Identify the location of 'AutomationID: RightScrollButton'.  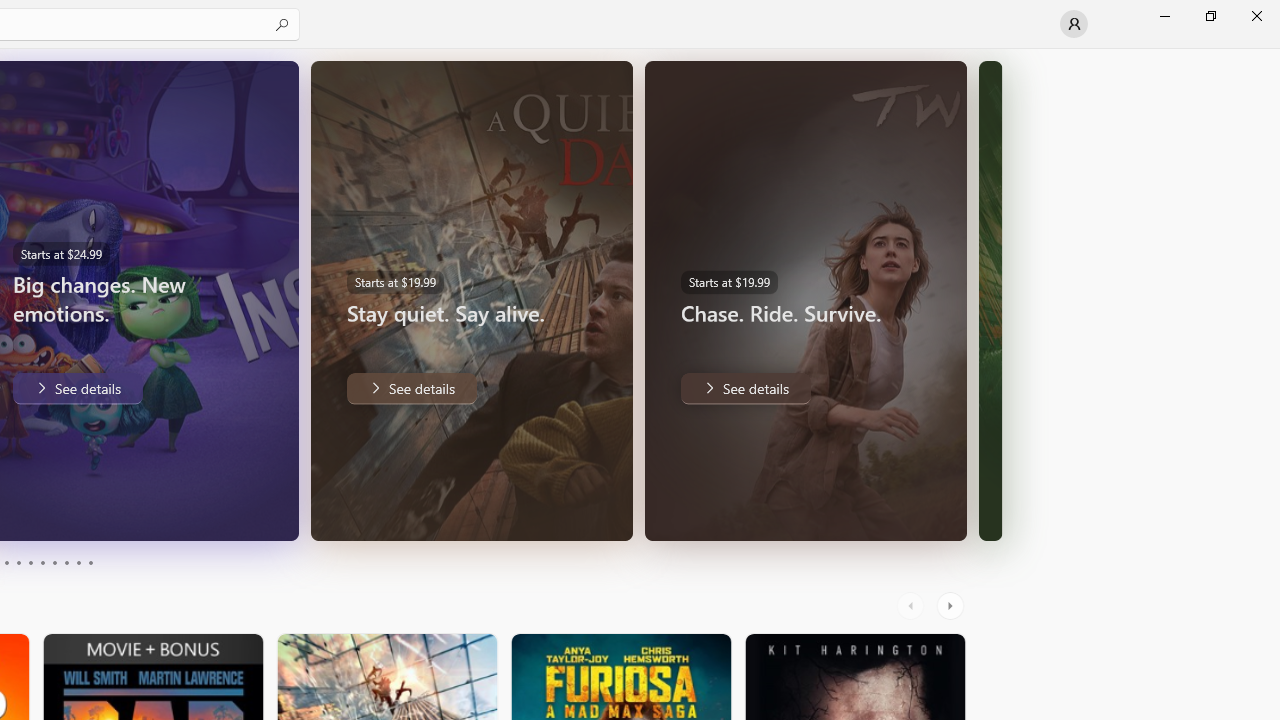
(951, 605).